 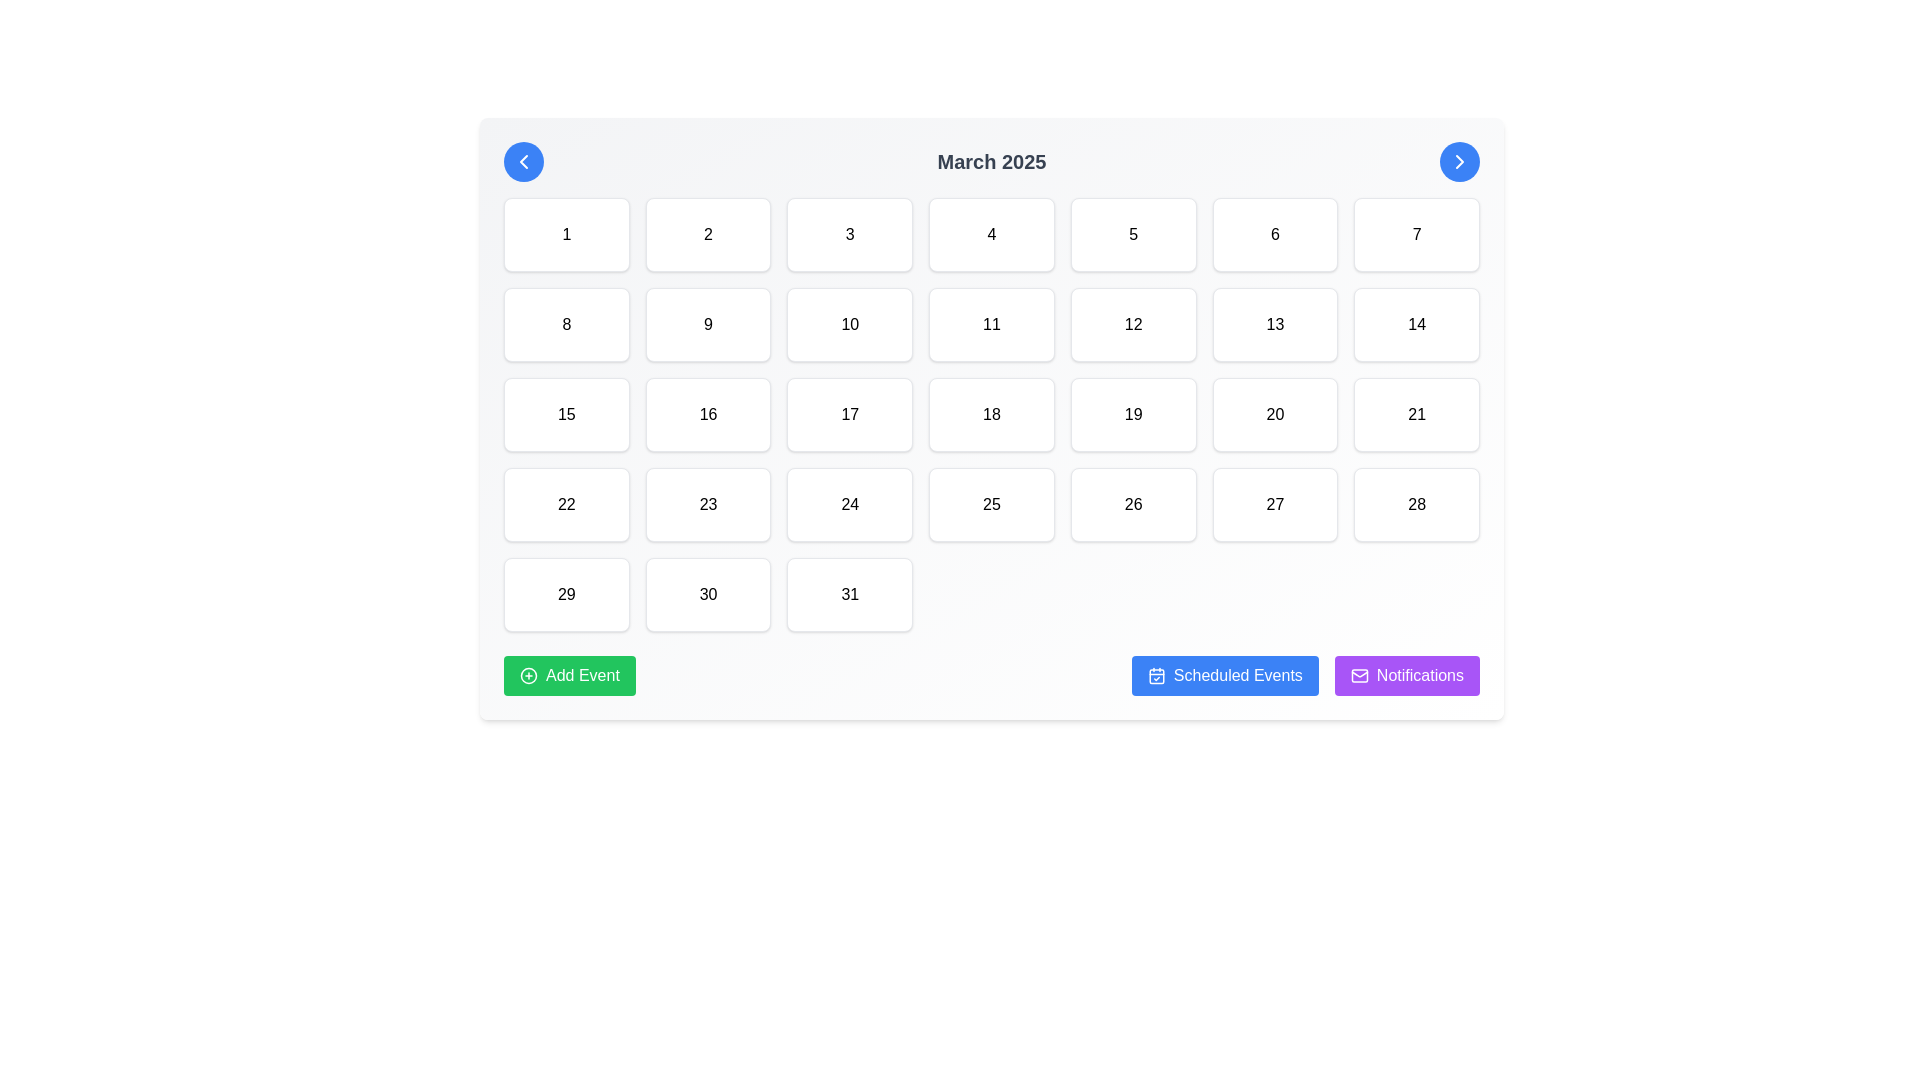 I want to click on the Navigation Icon located at the top left corner of the interface, adjacent to the header displaying 'March 2025', so click(x=523, y=161).